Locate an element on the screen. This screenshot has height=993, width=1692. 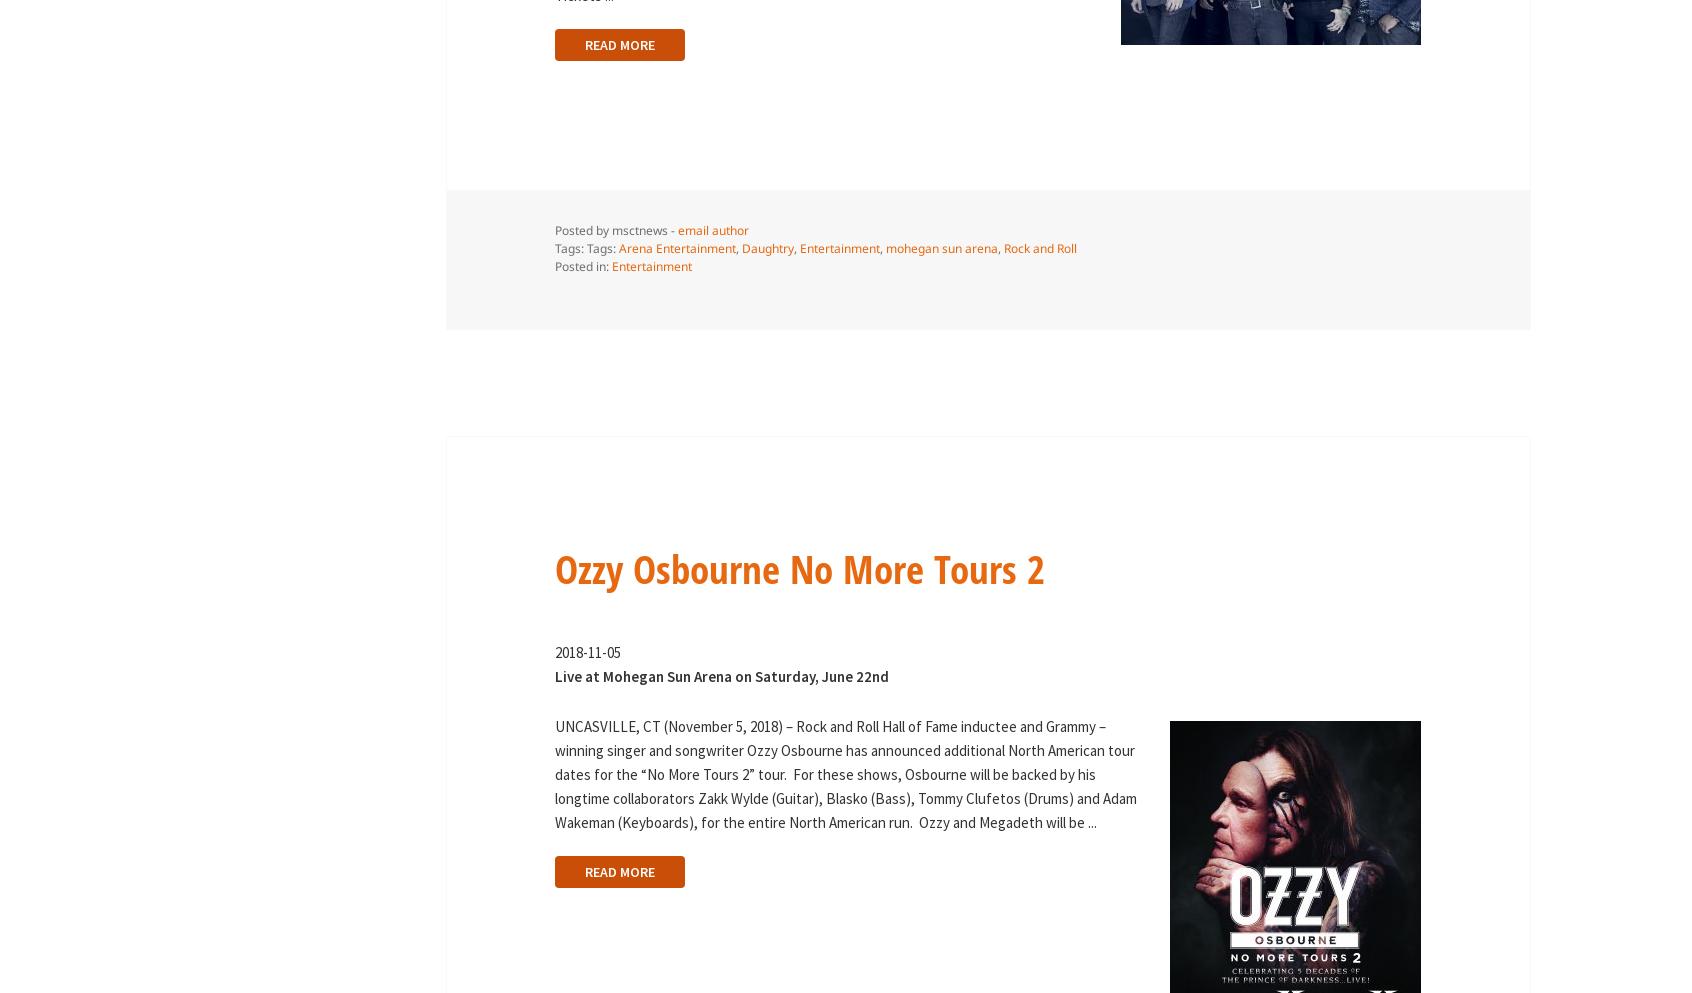
'2018-11-05' is located at coordinates (585, 652).